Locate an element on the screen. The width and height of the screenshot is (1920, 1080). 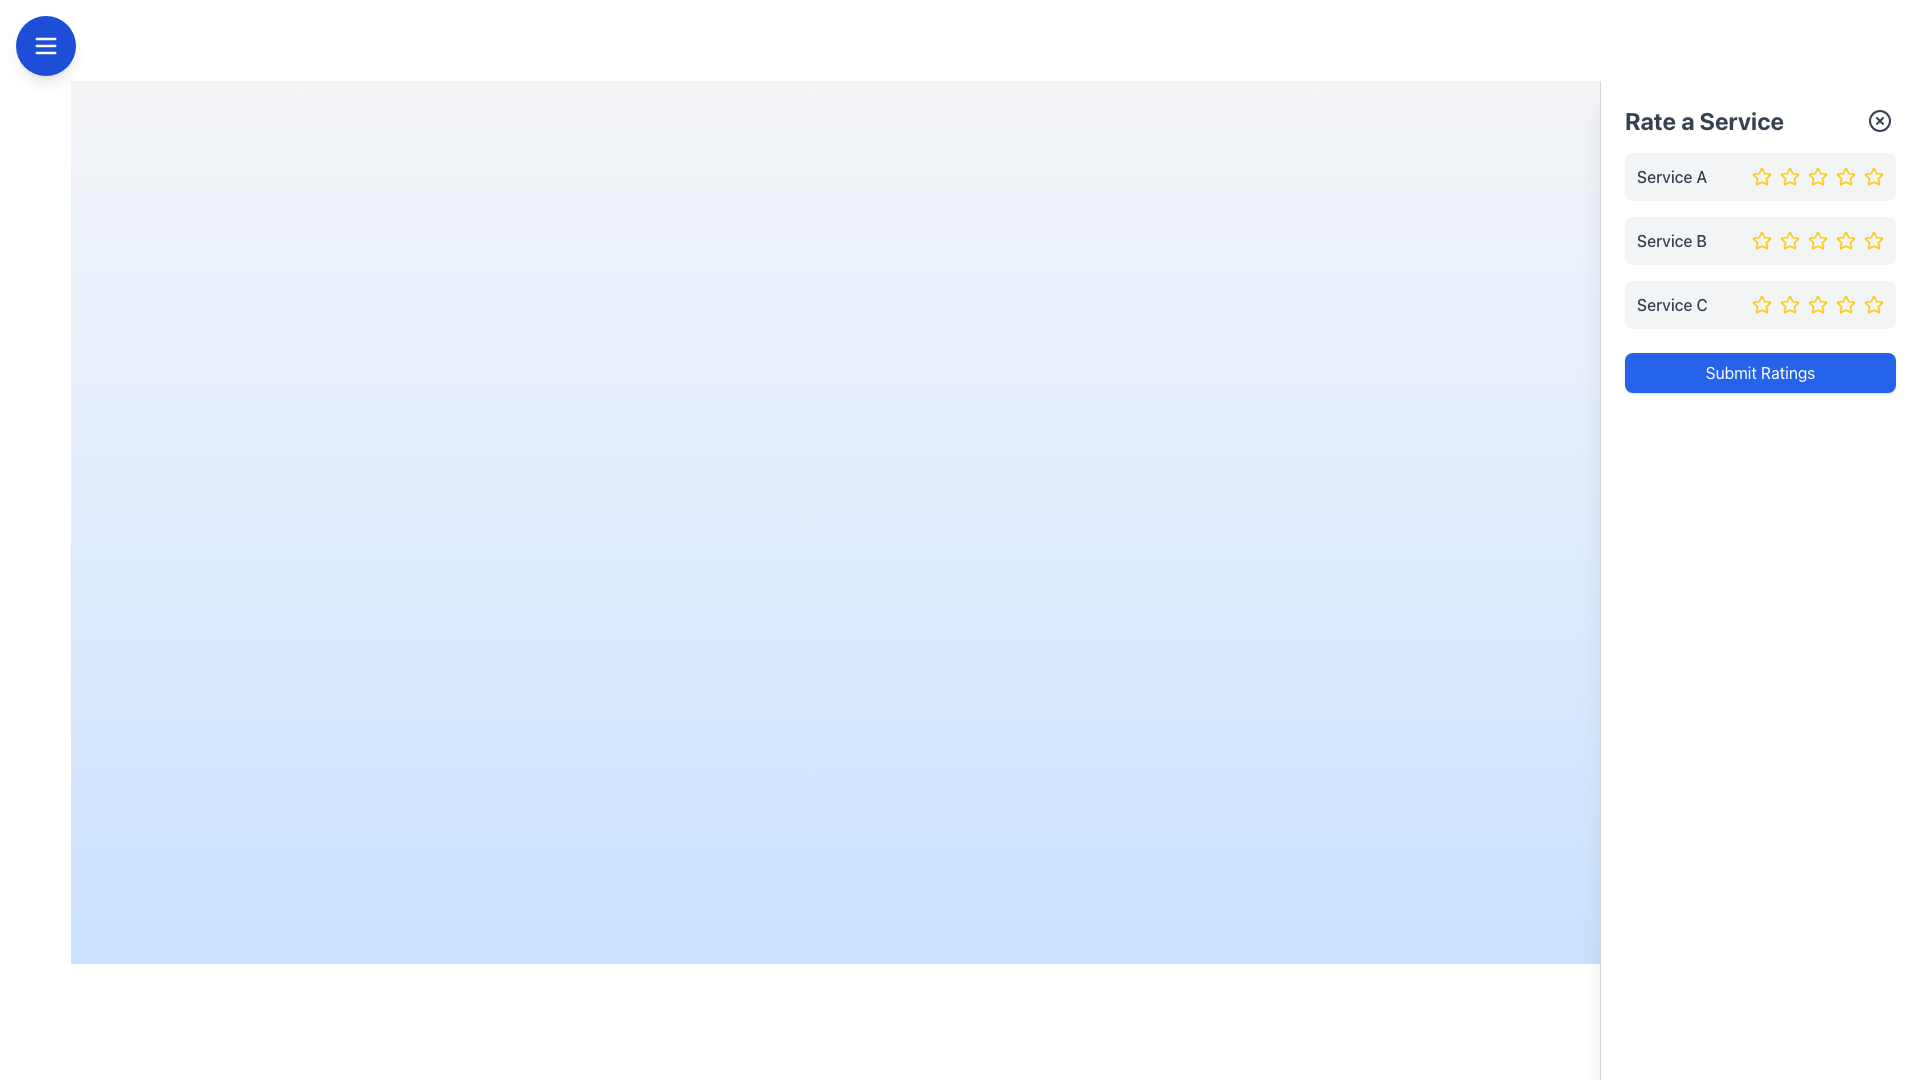
the fourth star icon is located at coordinates (1845, 175).